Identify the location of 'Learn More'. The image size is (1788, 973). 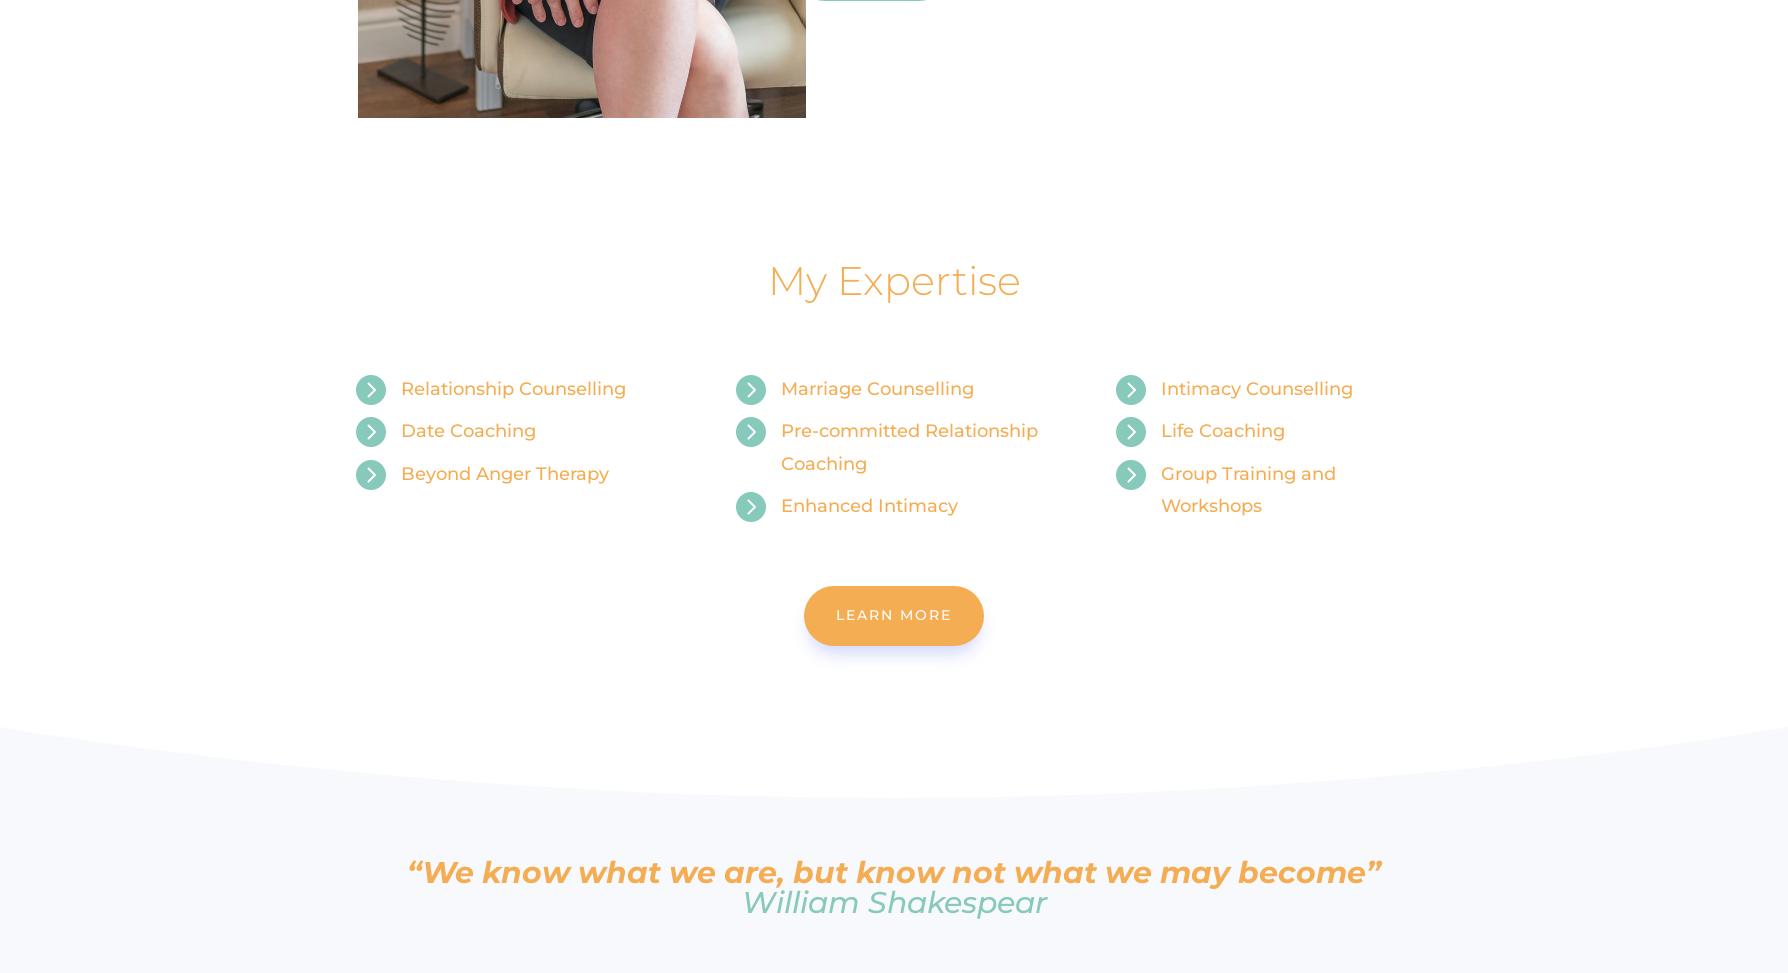
(894, 615).